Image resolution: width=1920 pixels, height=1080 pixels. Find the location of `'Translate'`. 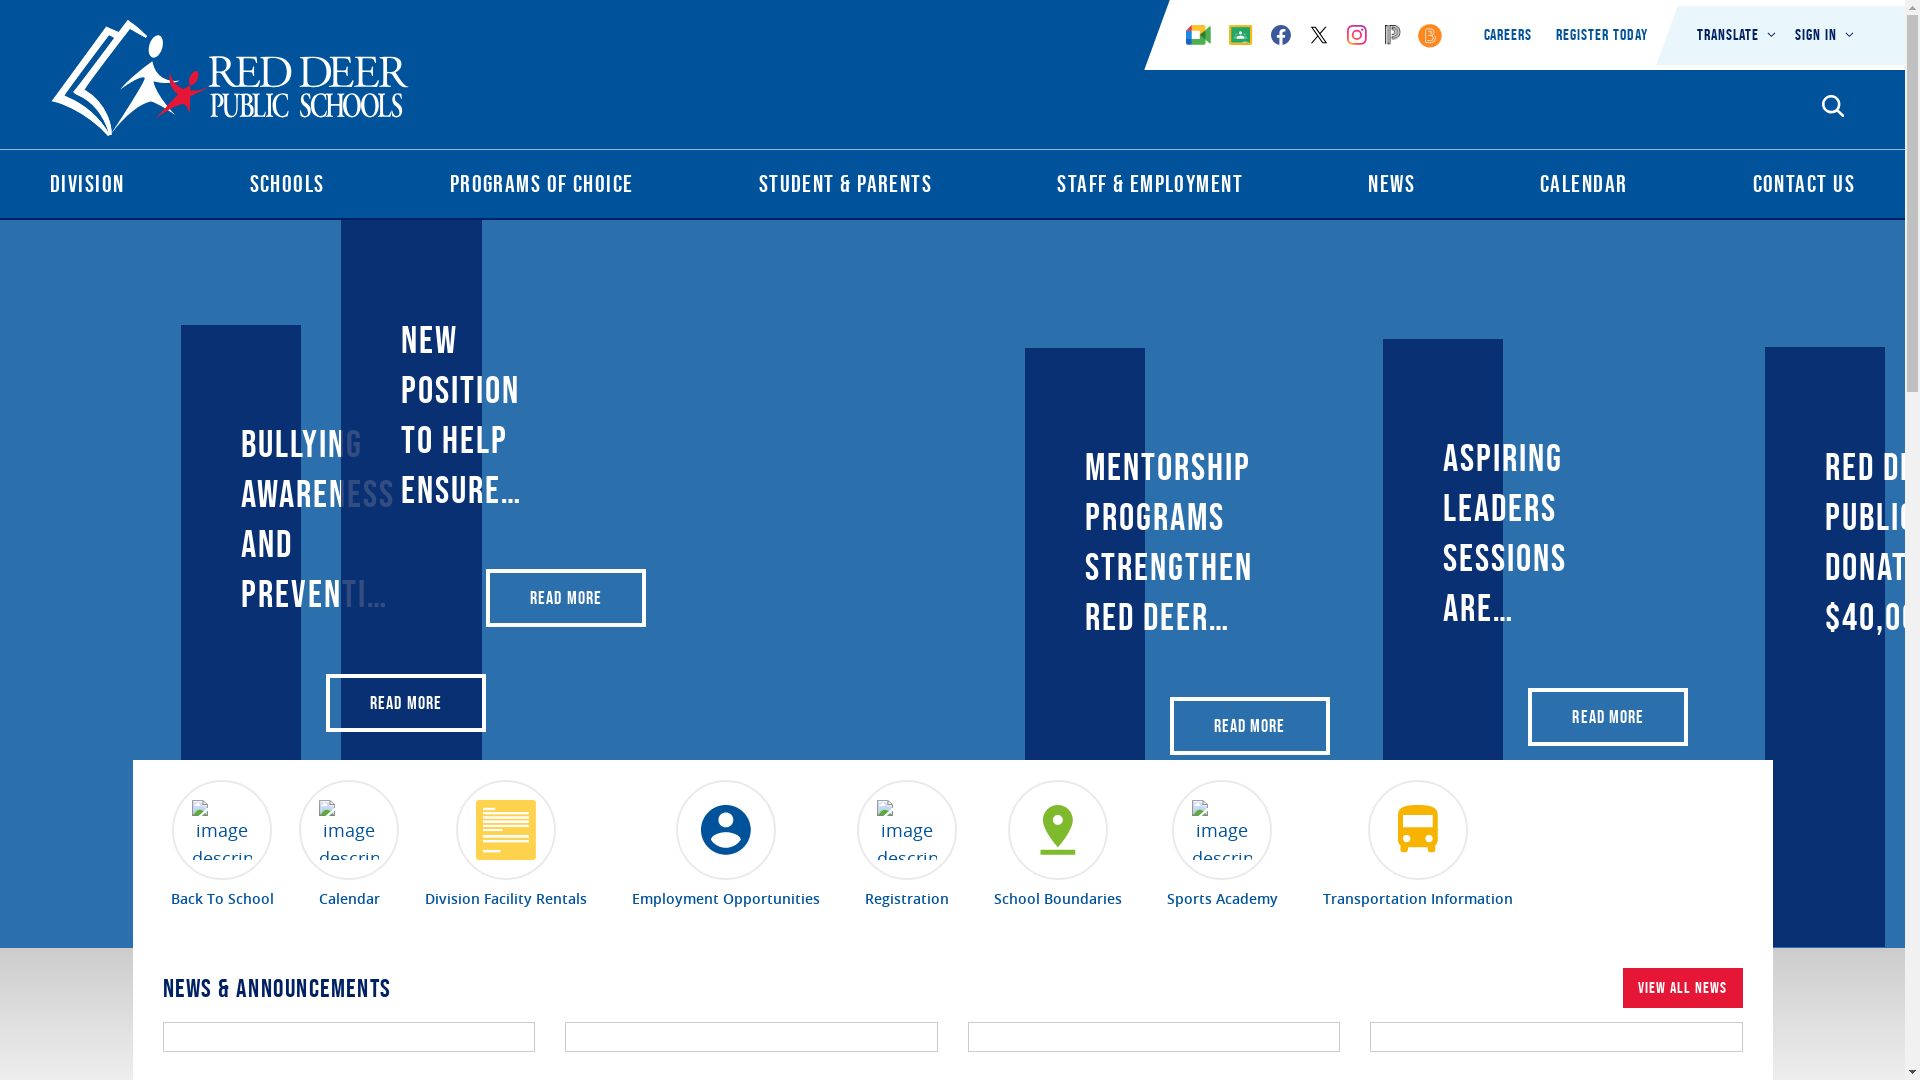

'Translate' is located at coordinates (1736, 35).